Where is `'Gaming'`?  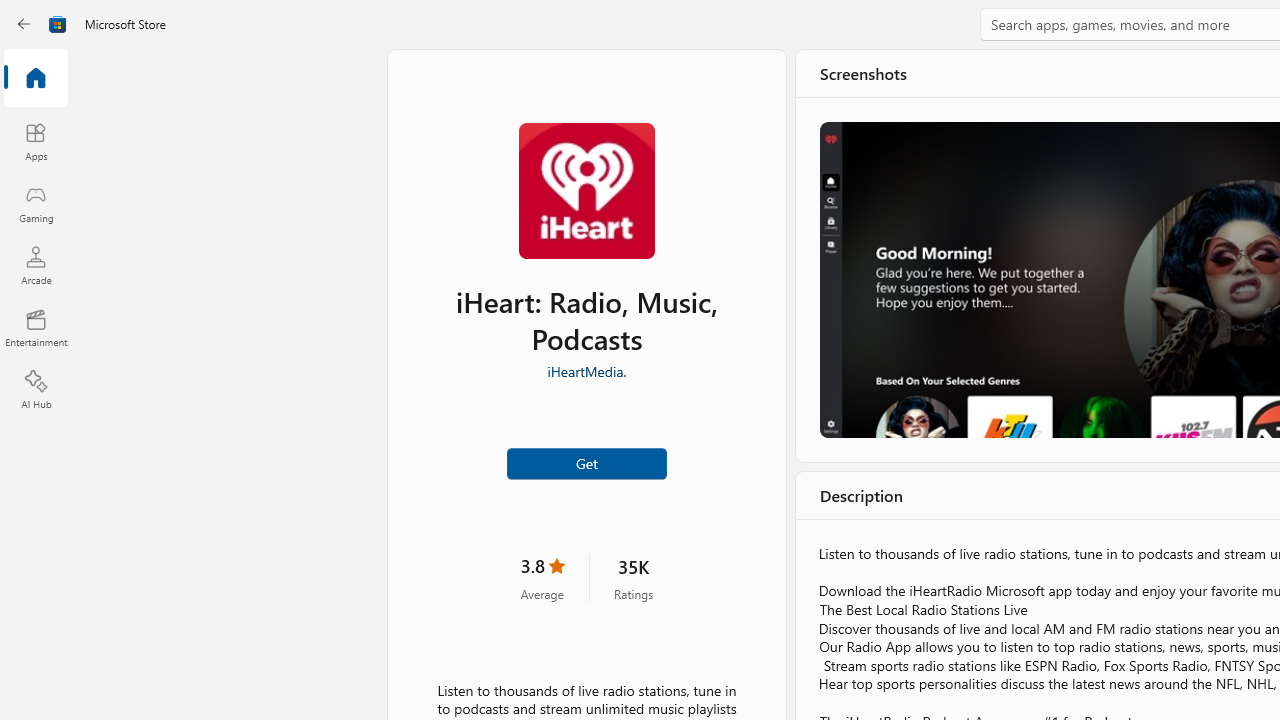
'Gaming' is located at coordinates (35, 203).